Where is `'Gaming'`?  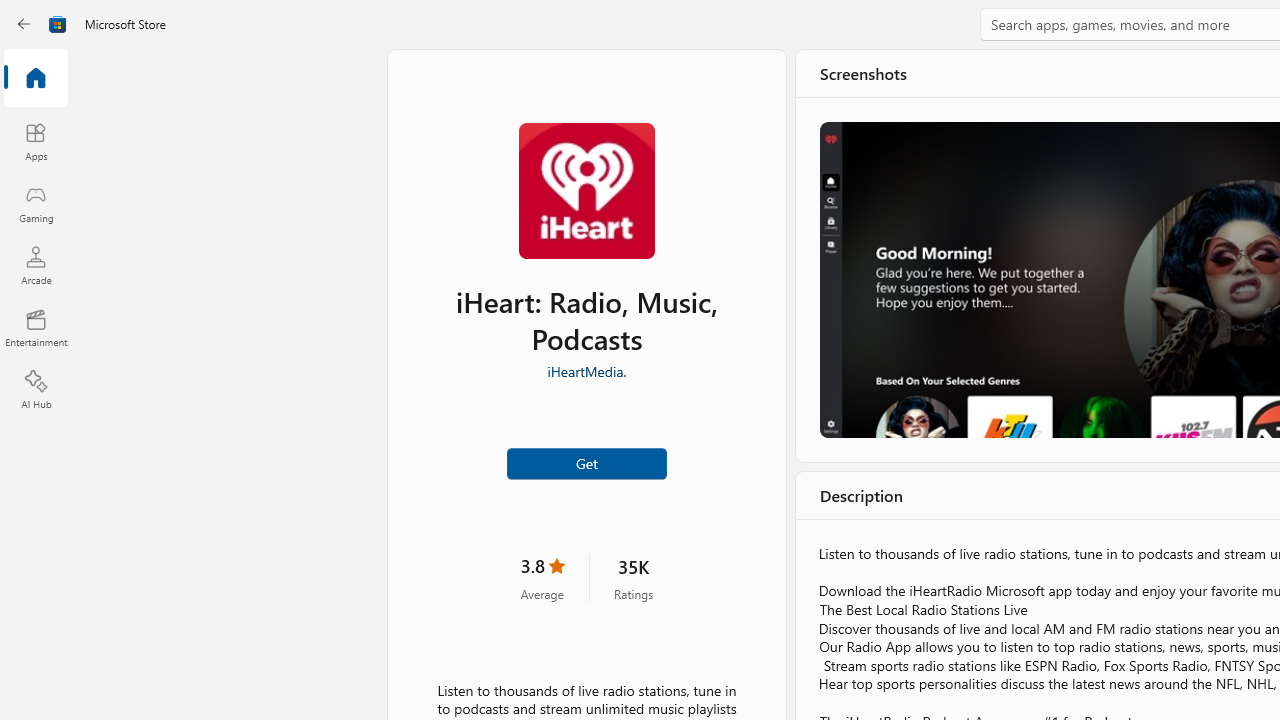
'Gaming' is located at coordinates (35, 203).